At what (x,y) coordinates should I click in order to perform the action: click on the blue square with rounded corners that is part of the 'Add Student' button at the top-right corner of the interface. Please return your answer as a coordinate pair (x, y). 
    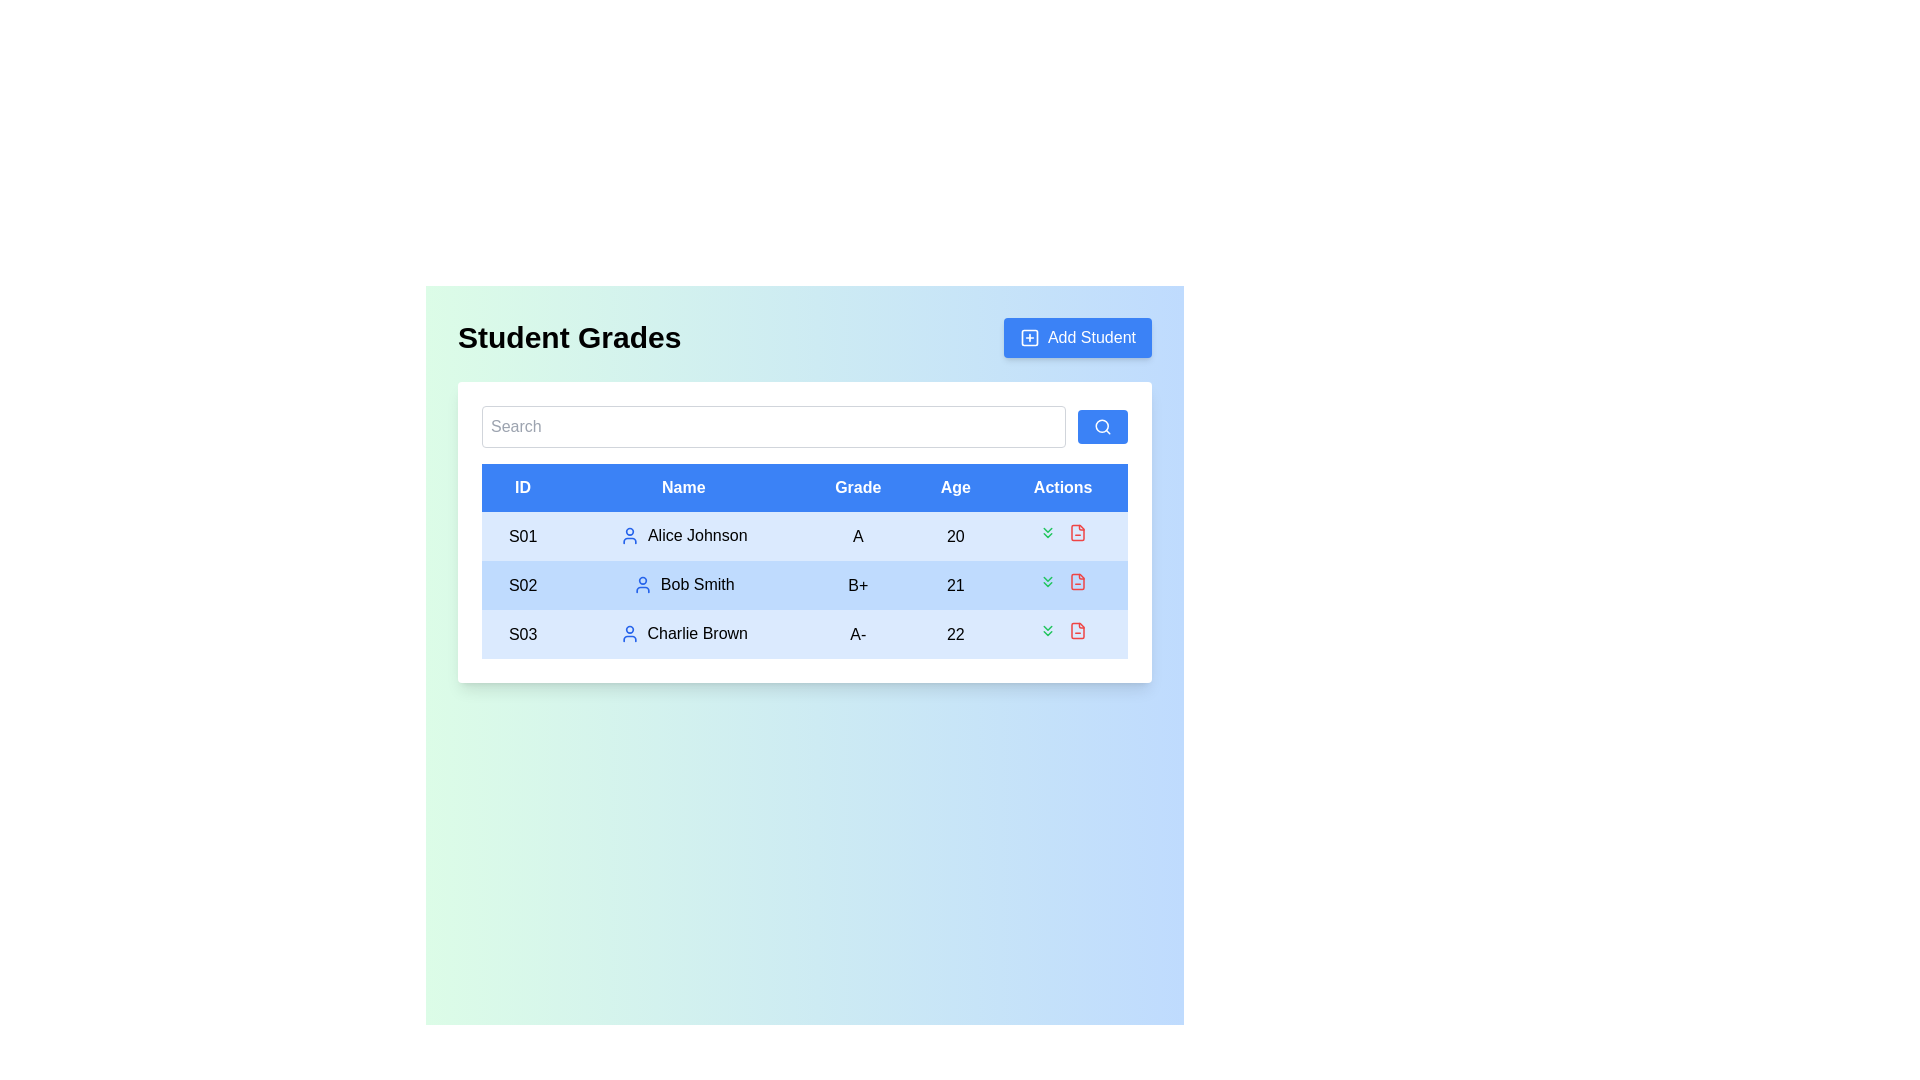
    Looking at the image, I should click on (1029, 337).